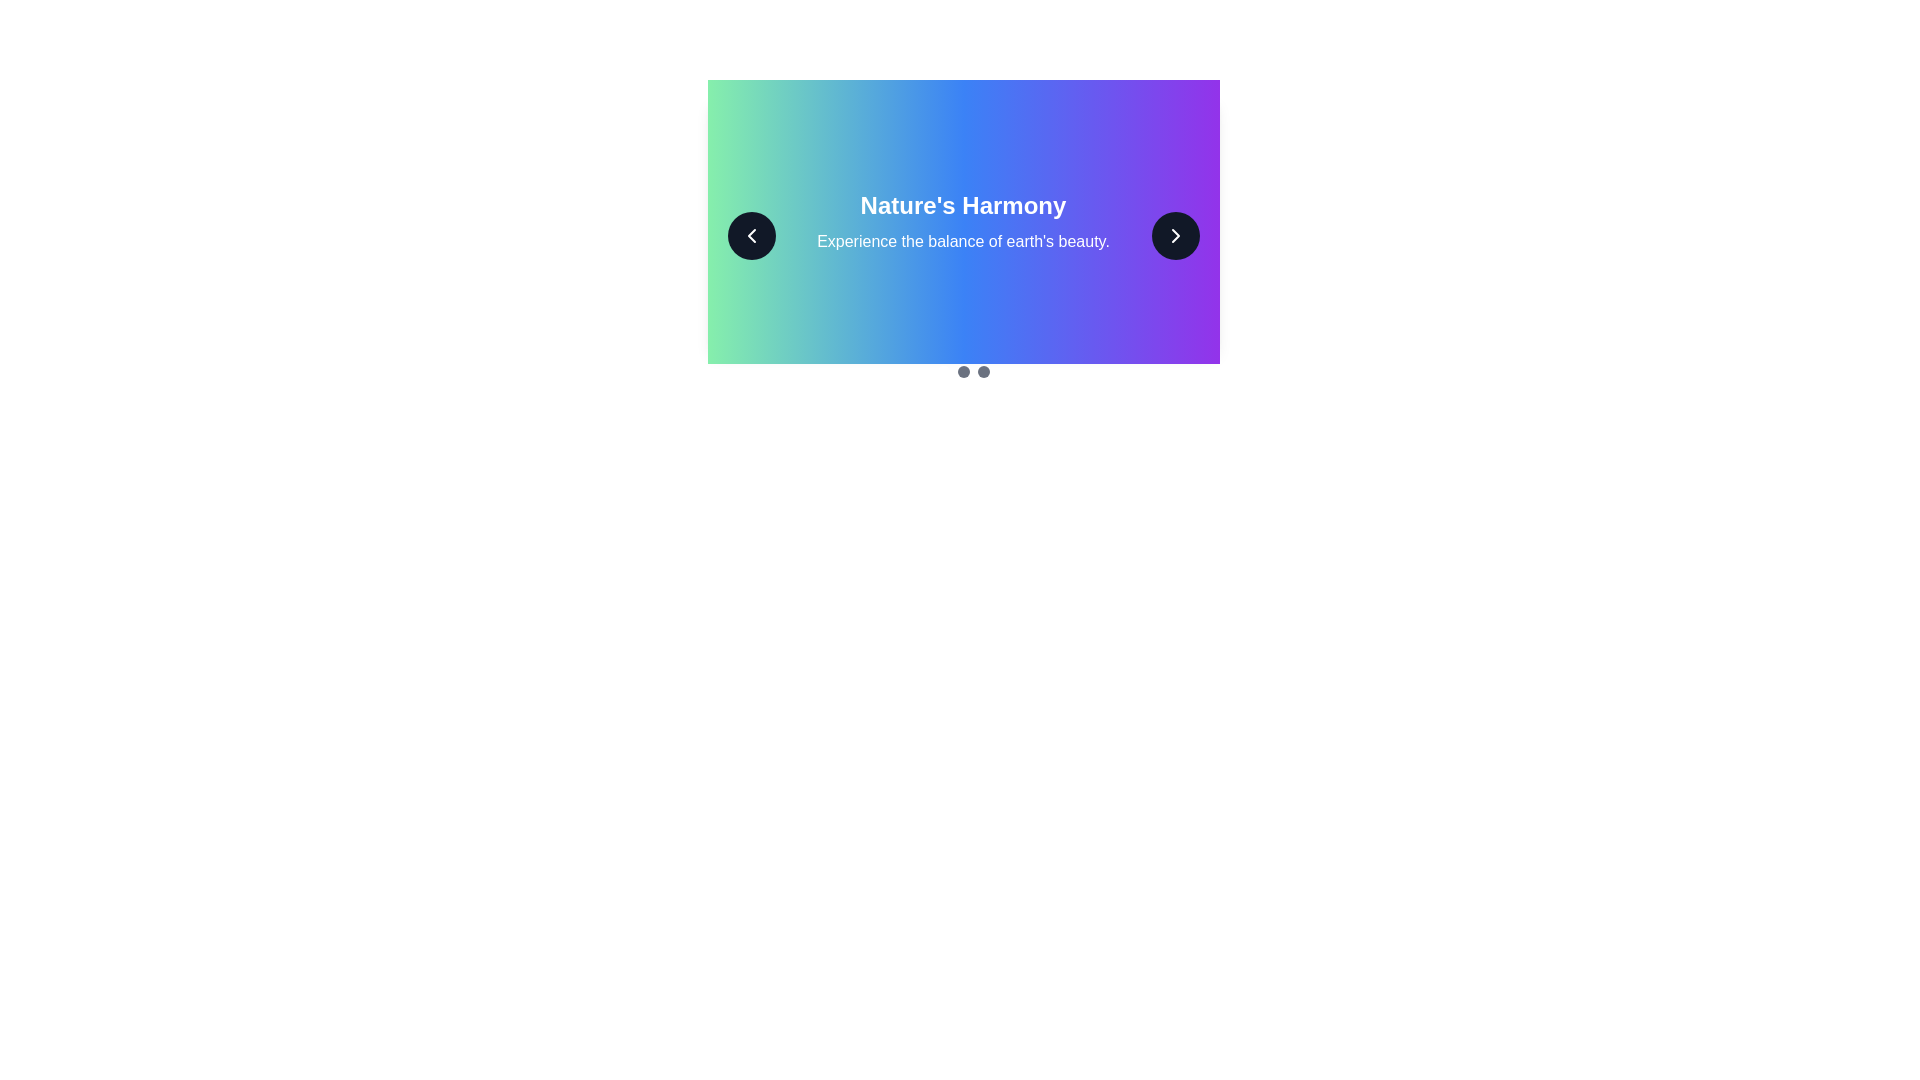 This screenshot has width=1920, height=1080. What do you see at coordinates (963, 371) in the screenshot?
I see `the second circular Indicator Dot in the carousel` at bounding box center [963, 371].